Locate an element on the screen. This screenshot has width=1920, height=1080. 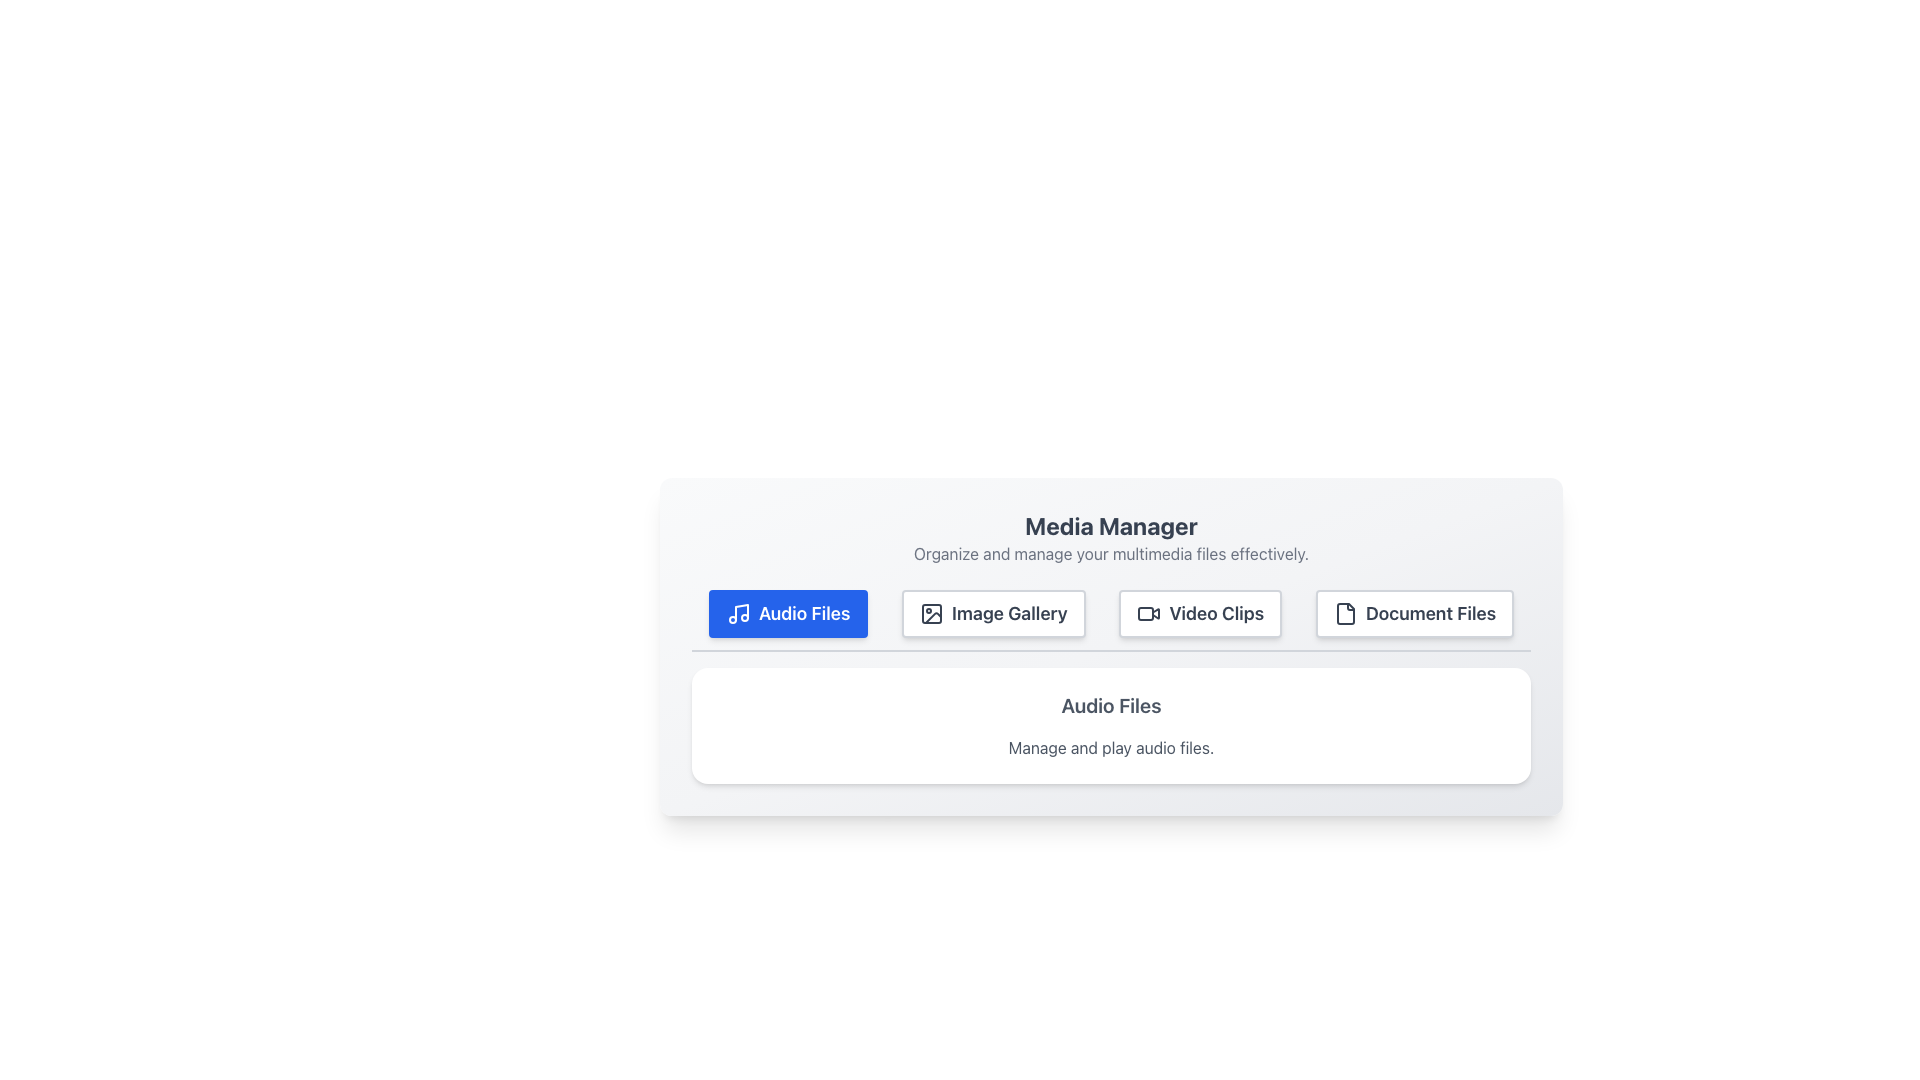
the icon representing an audio or music file within the 'Audio Files' button located at the top left of the UI is located at coordinates (737, 612).